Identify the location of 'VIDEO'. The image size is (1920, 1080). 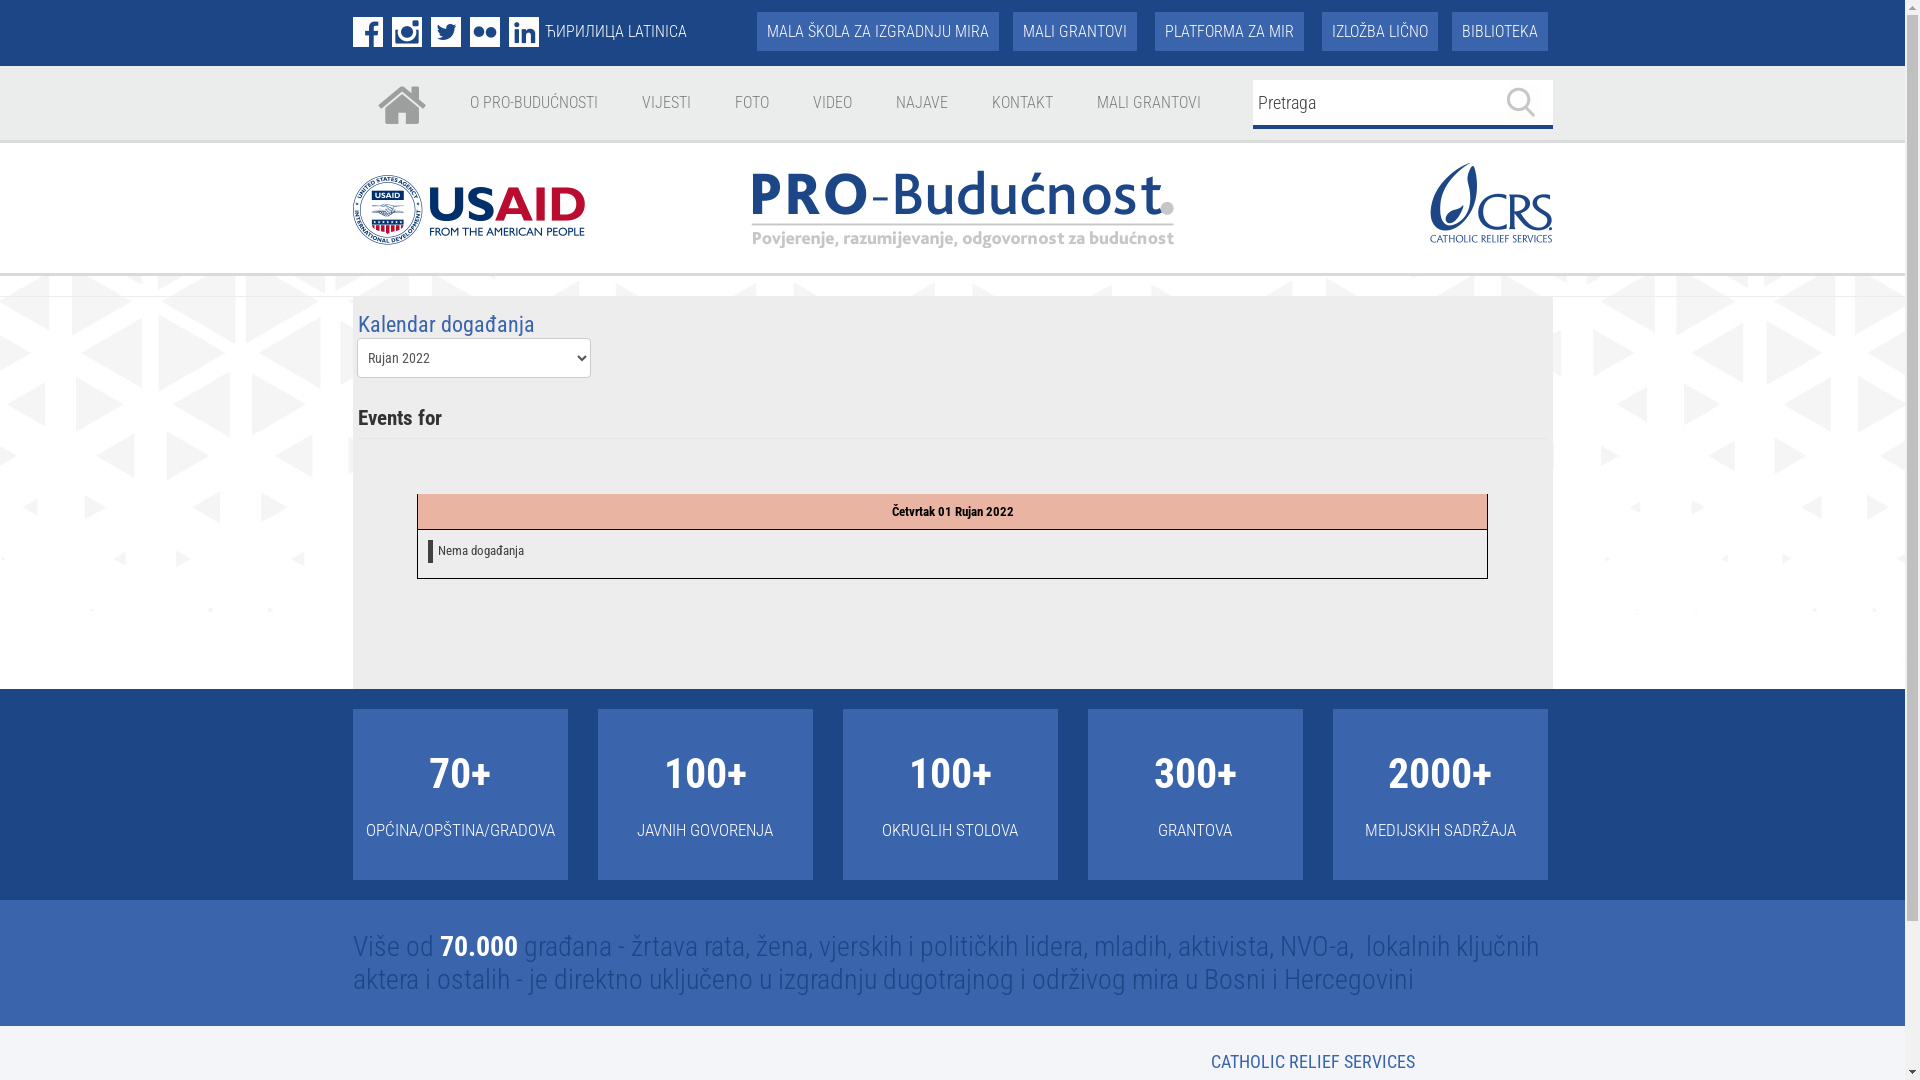
(832, 103).